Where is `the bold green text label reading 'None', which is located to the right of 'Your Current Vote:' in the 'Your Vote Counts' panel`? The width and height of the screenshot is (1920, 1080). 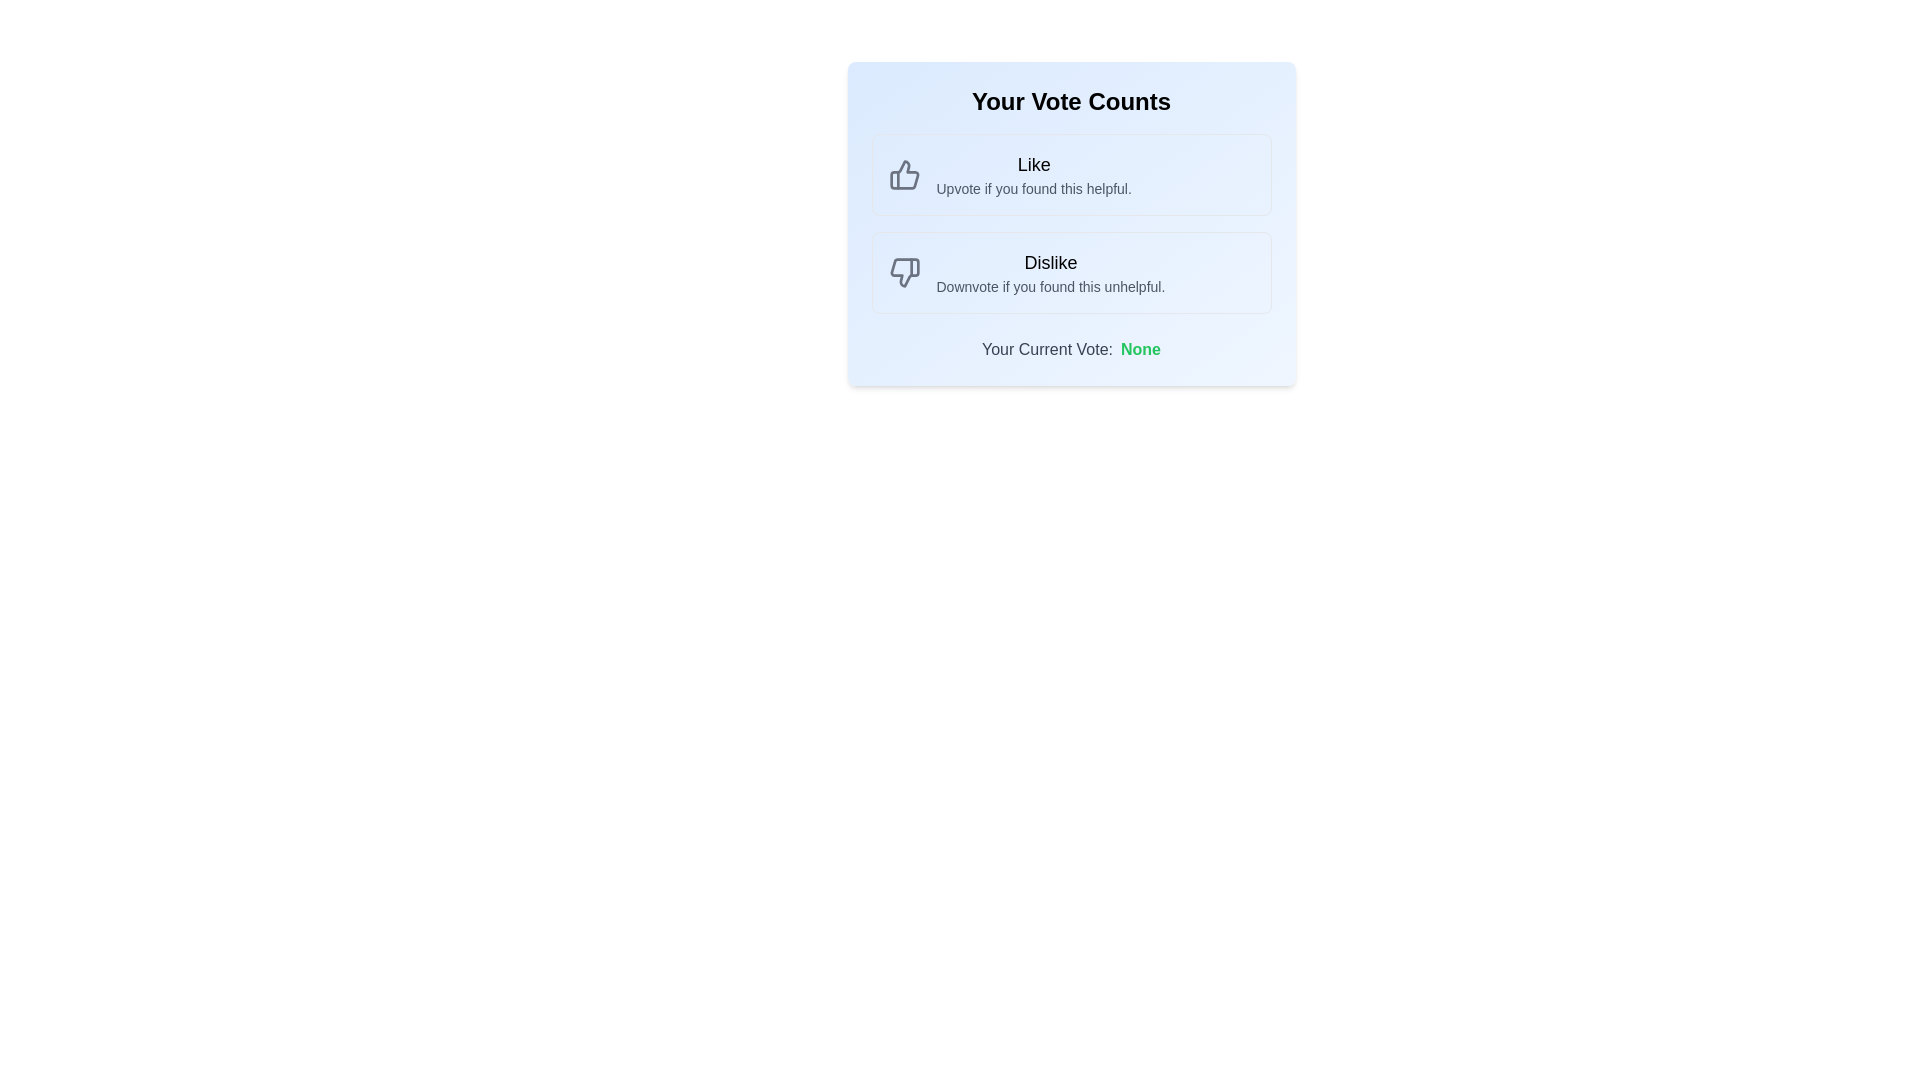 the bold green text label reading 'None', which is located to the right of 'Your Current Vote:' in the 'Your Vote Counts' panel is located at coordinates (1141, 348).